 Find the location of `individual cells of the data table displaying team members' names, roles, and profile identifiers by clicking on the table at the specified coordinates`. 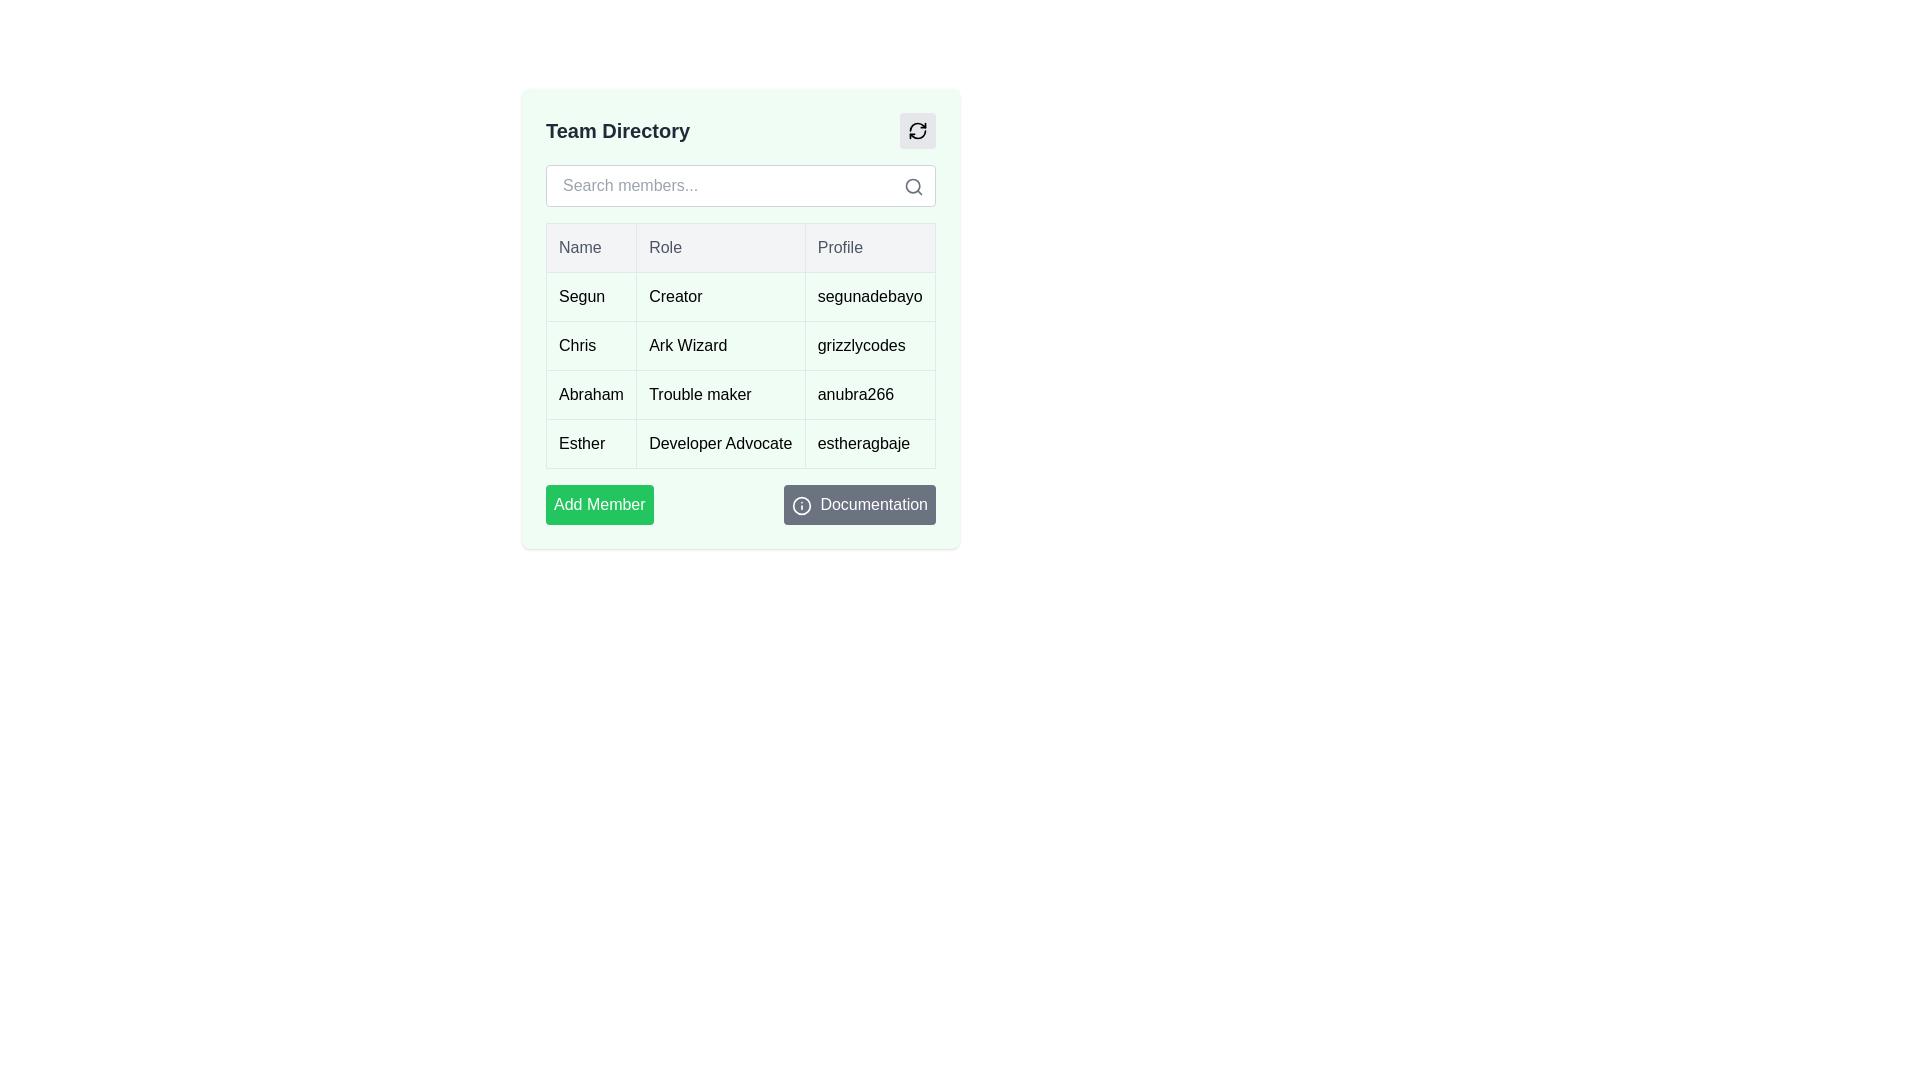

individual cells of the data table displaying team members' names, roles, and profile identifiers by clicking on the table at the specified coordinates is located at coordinates (739, 345).